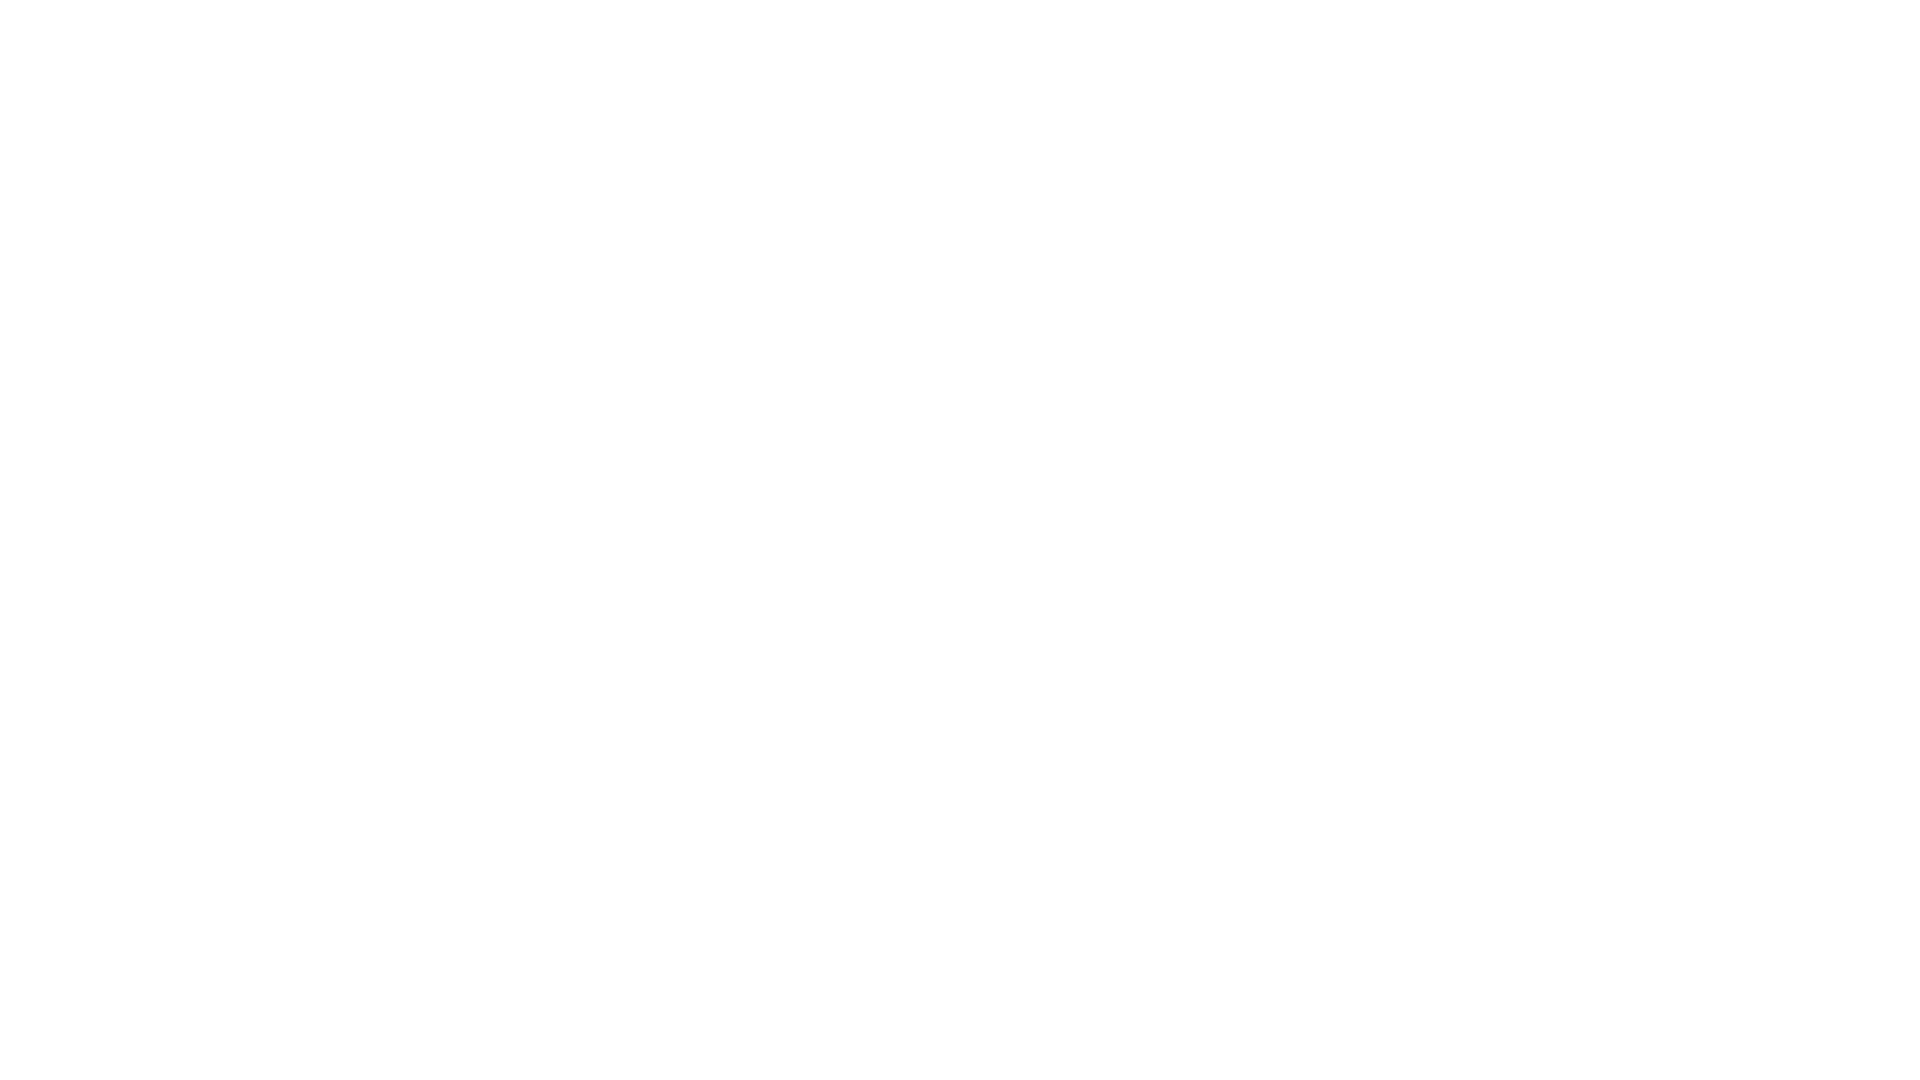 Image resolution: width=1920 pixels, height=1080 pixels. I want to click on Play Episode 5: Naomi Clarke by No One Wants to Hear Your RPG Stories, so click(268, 423).